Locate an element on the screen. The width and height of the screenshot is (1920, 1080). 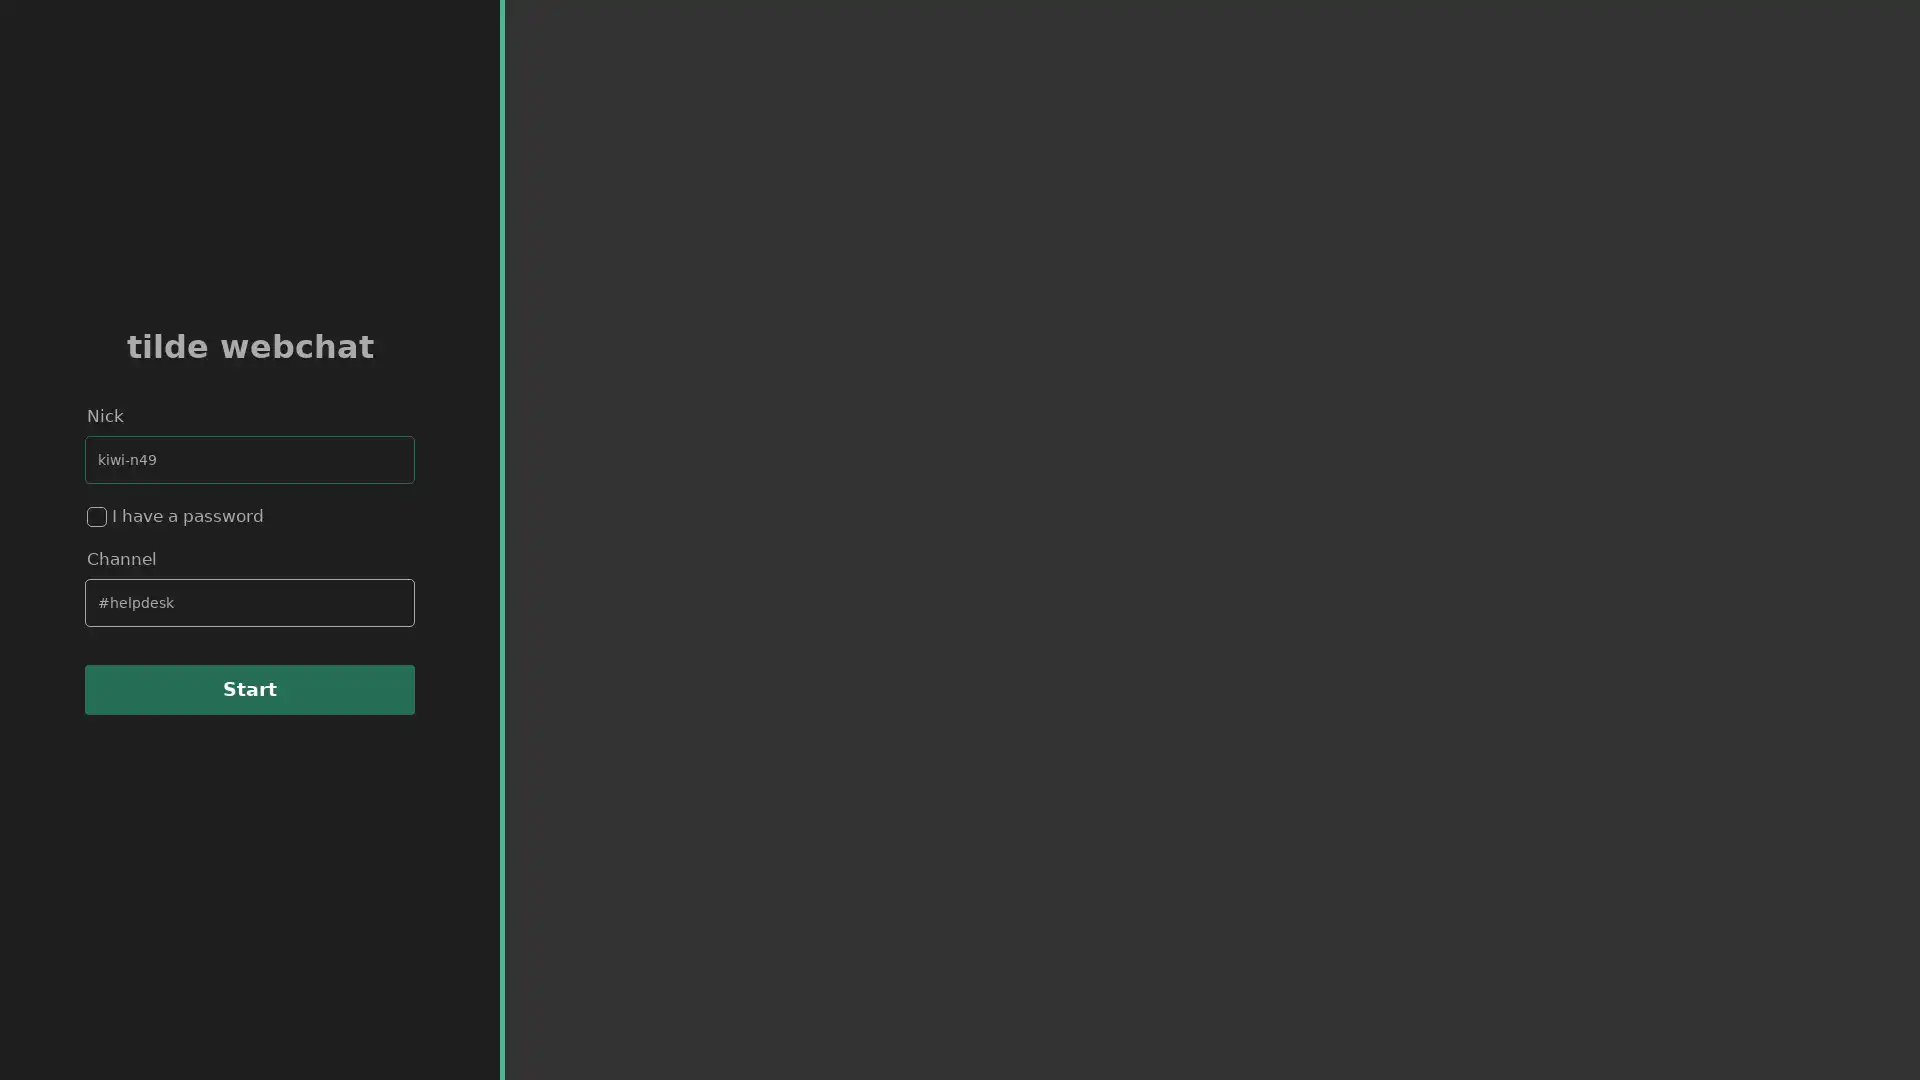
Start is located at coordinates (248, 688).